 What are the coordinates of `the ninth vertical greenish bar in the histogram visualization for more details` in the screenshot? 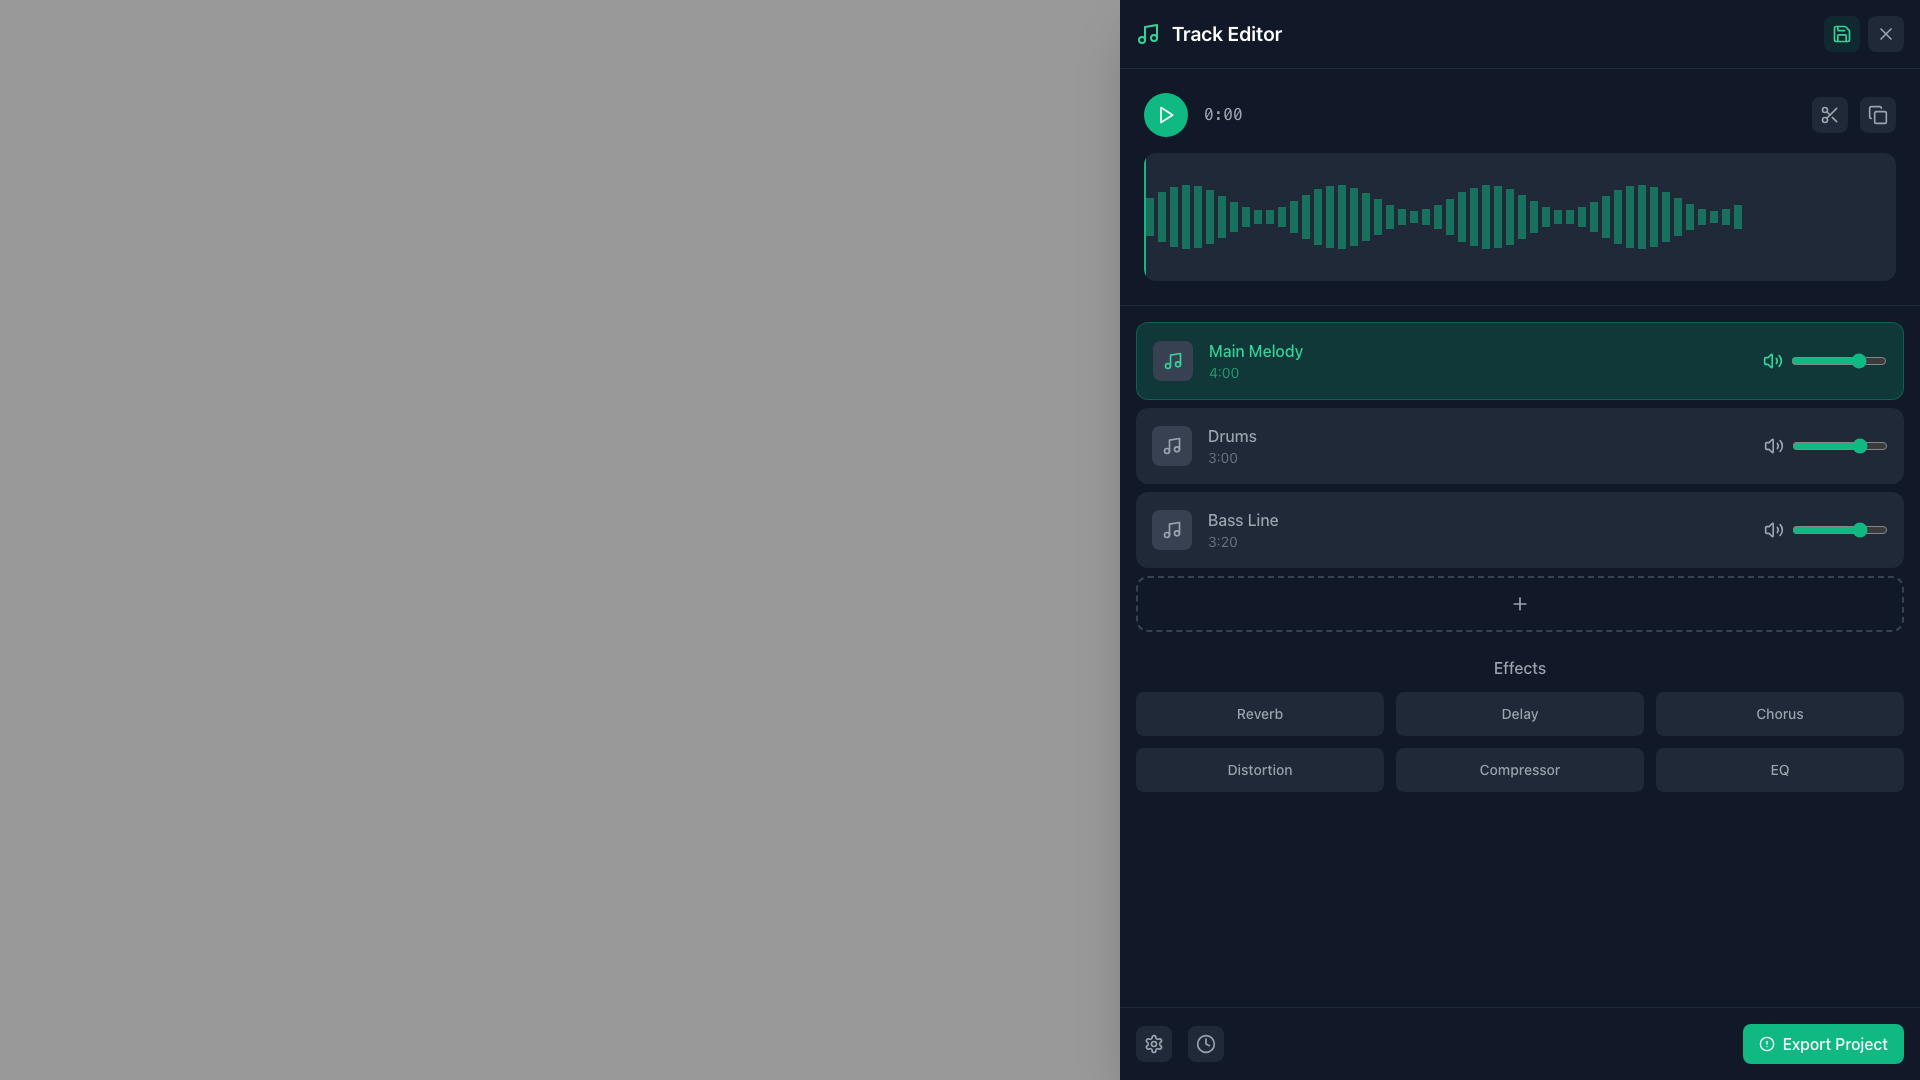 It's located at (1245, 216).